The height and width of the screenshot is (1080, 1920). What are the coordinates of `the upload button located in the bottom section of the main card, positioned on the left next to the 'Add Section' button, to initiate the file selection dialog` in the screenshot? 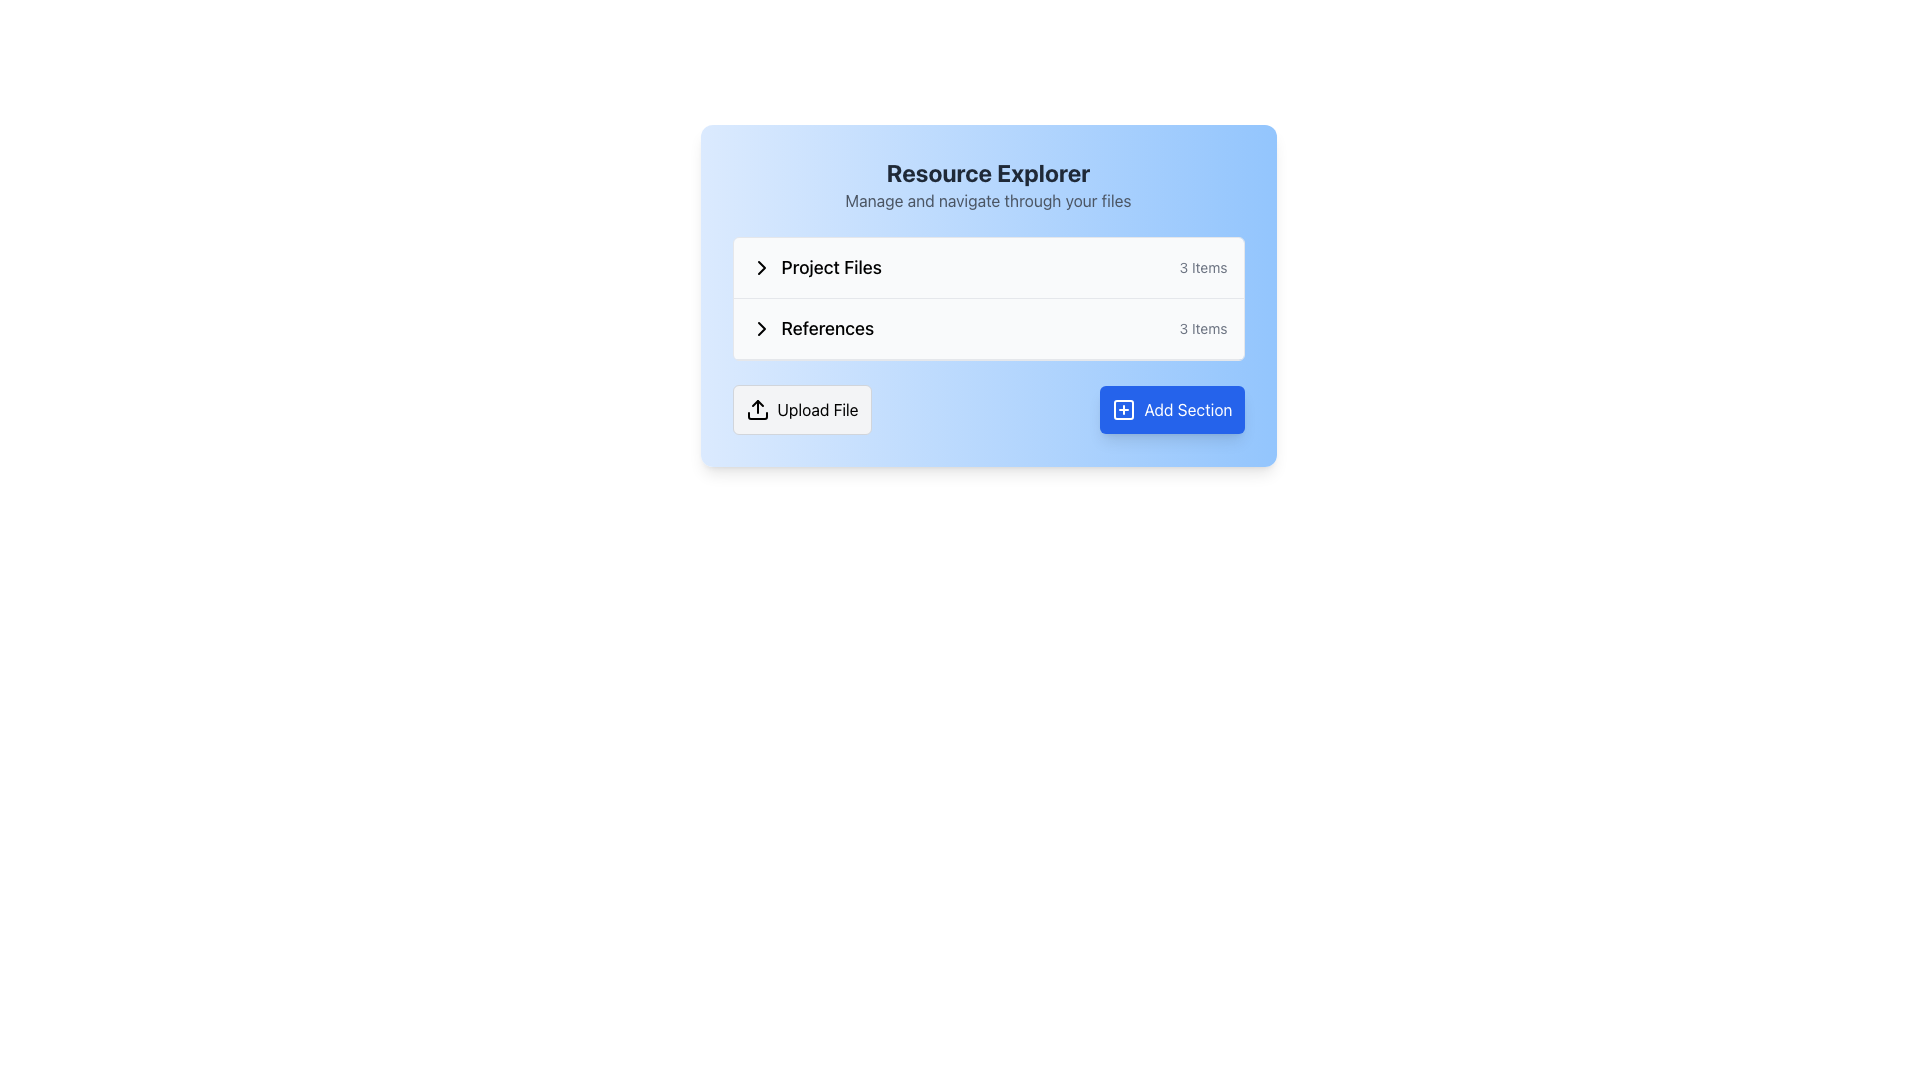 It's located at (801, 408).